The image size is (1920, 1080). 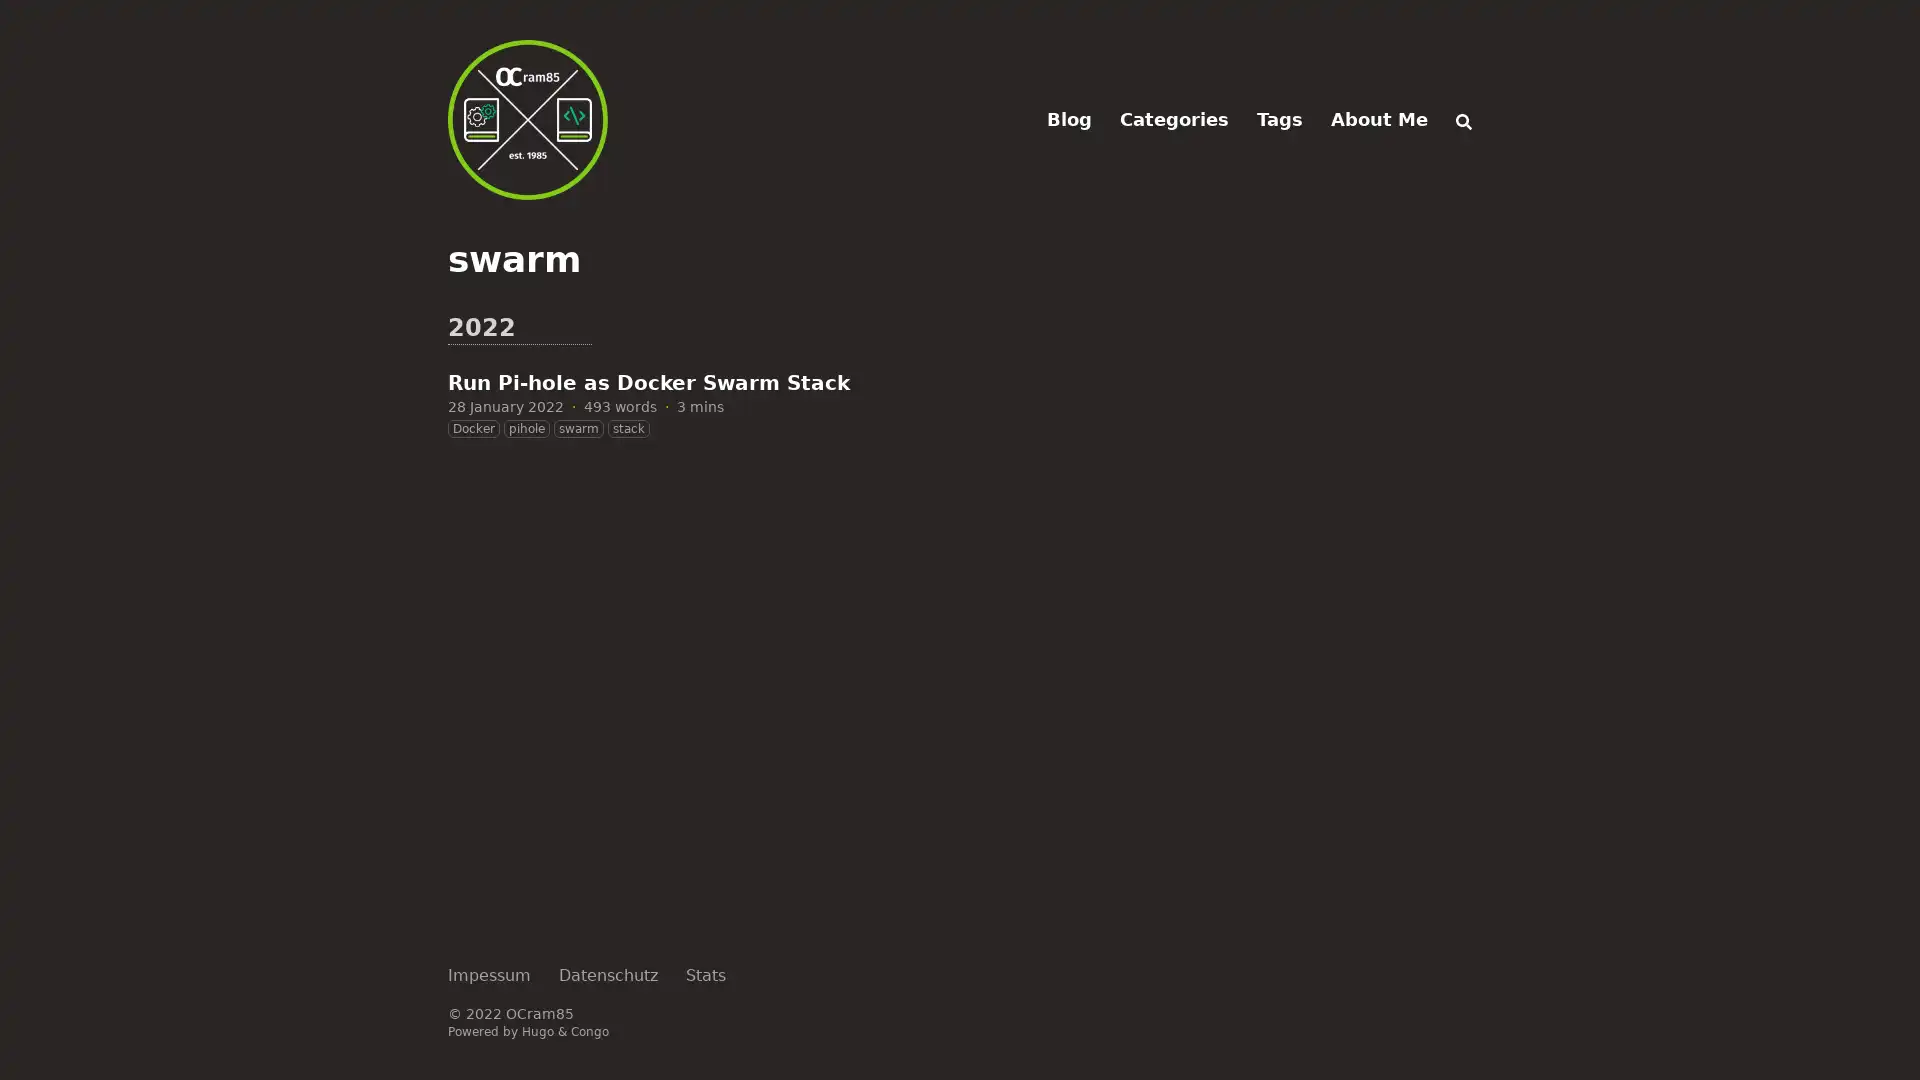 I want to click on Search (/), so click(x=1464, y=120).